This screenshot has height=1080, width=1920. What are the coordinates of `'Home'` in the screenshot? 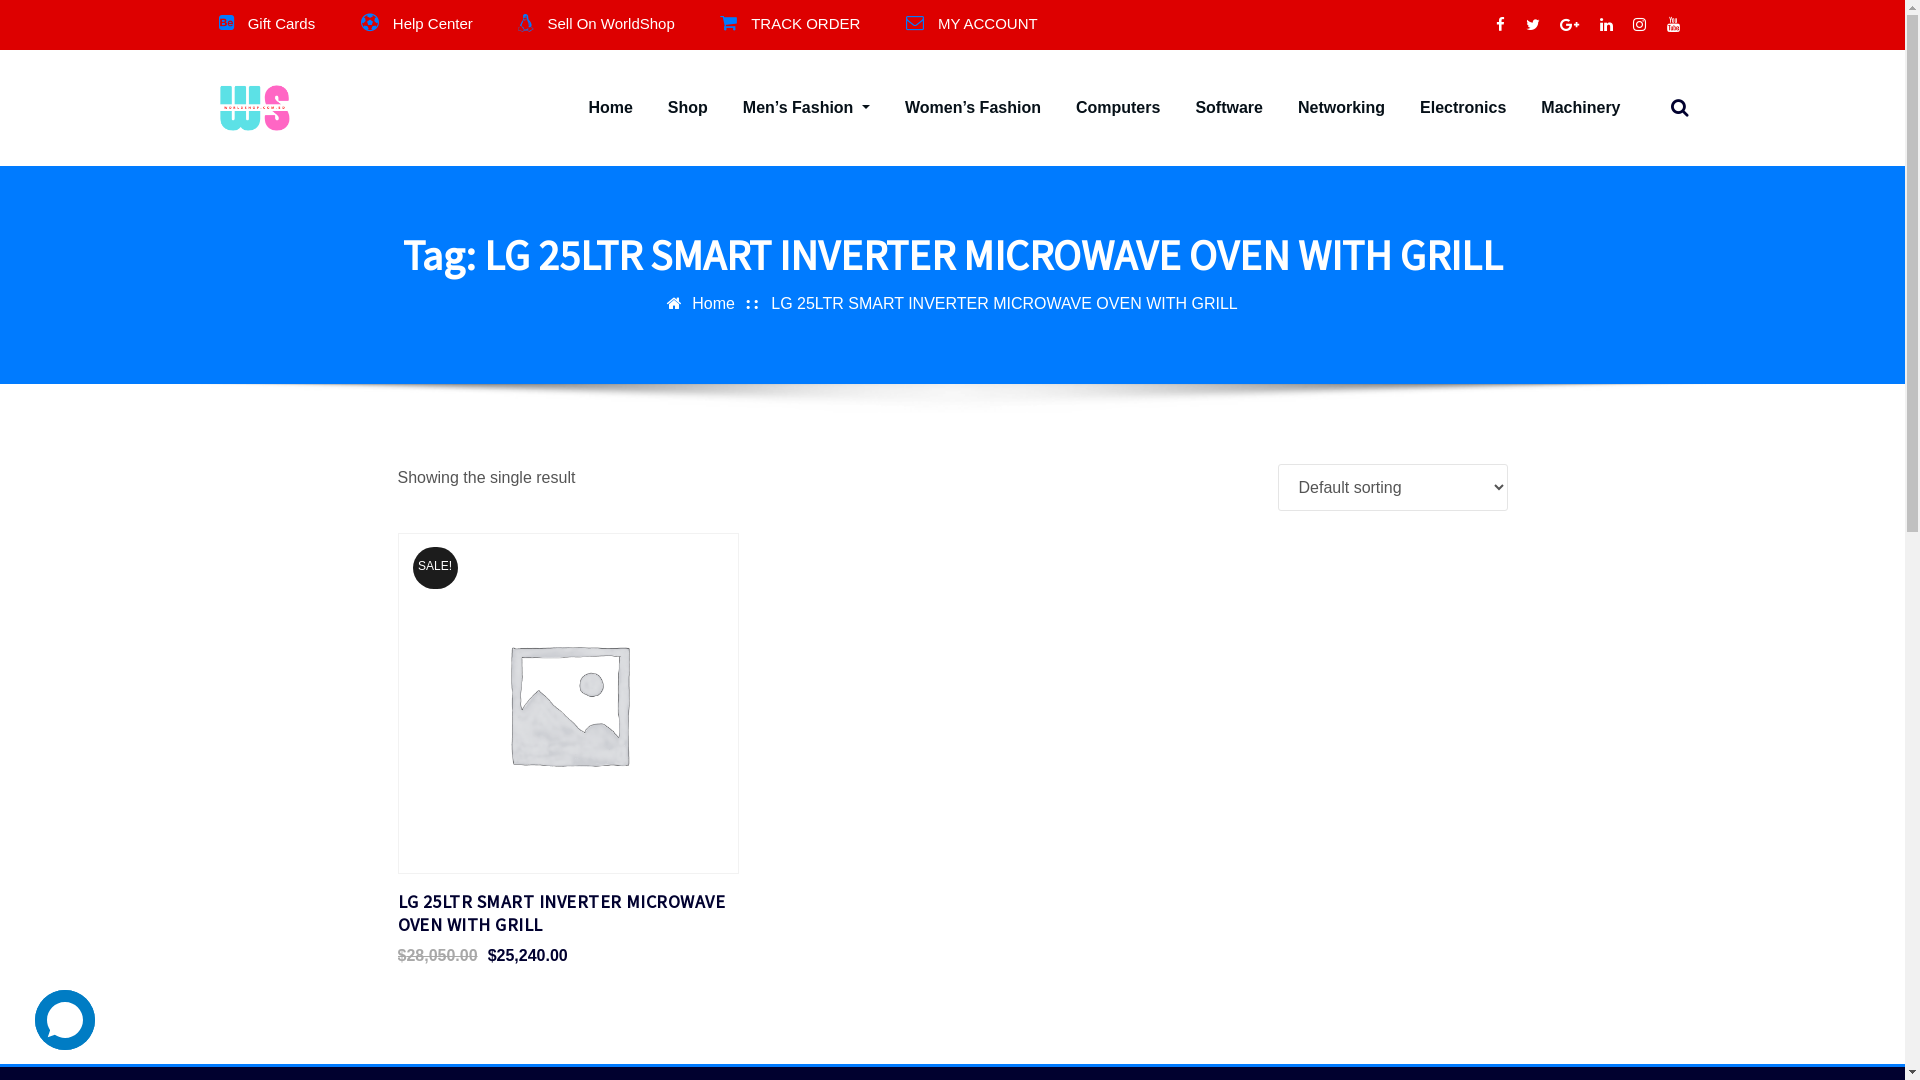 It's located at (587, 108).